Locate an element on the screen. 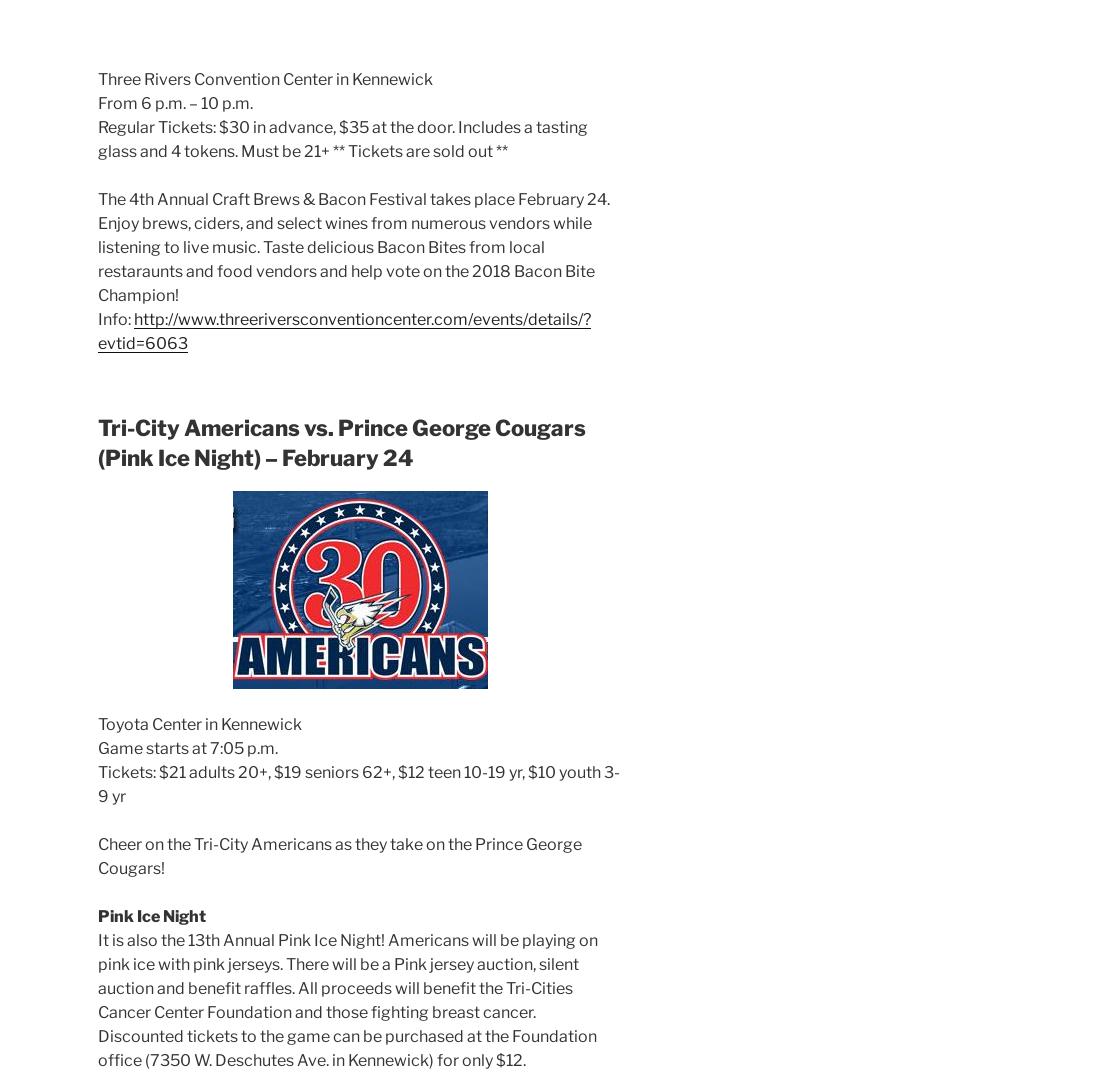 The image size is (1100, 1072). 'Info:' is located at coordinates (98, 317).